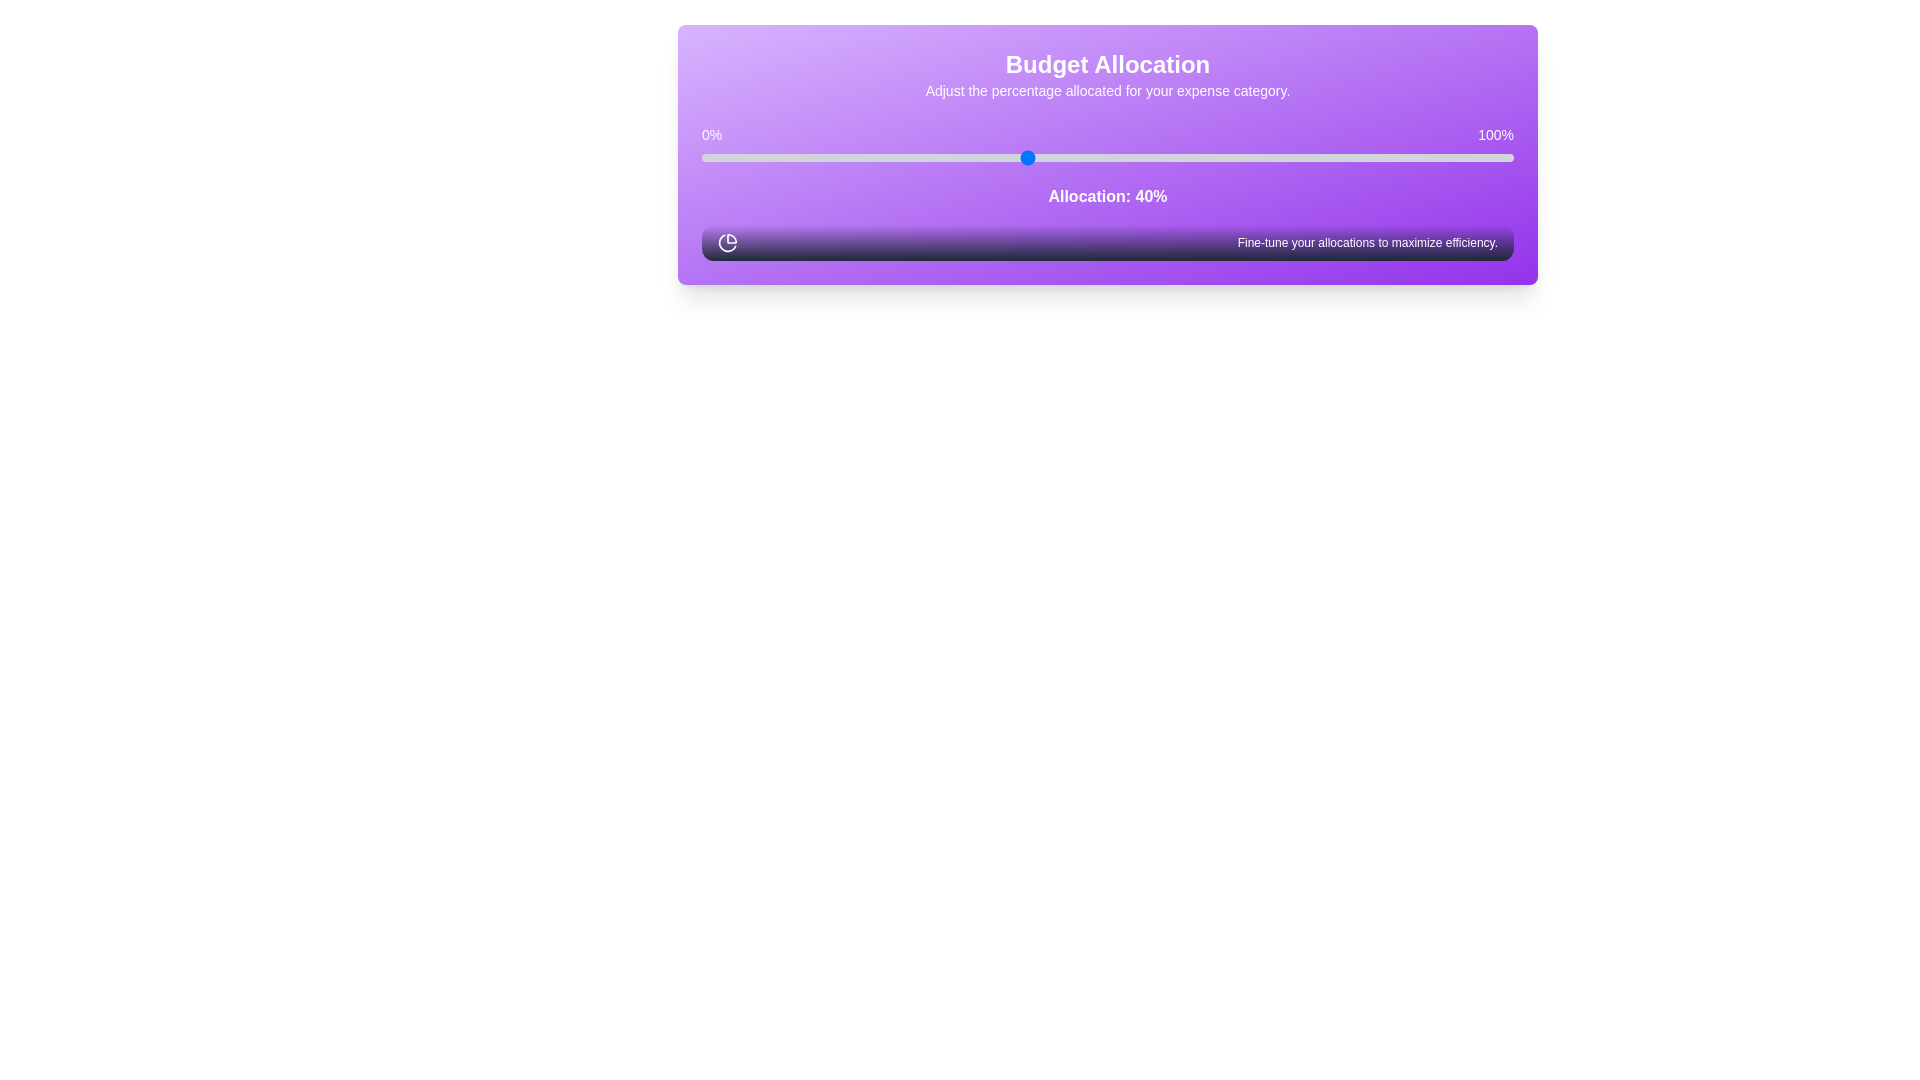  I want to click on the slider, so click(1026, 157).